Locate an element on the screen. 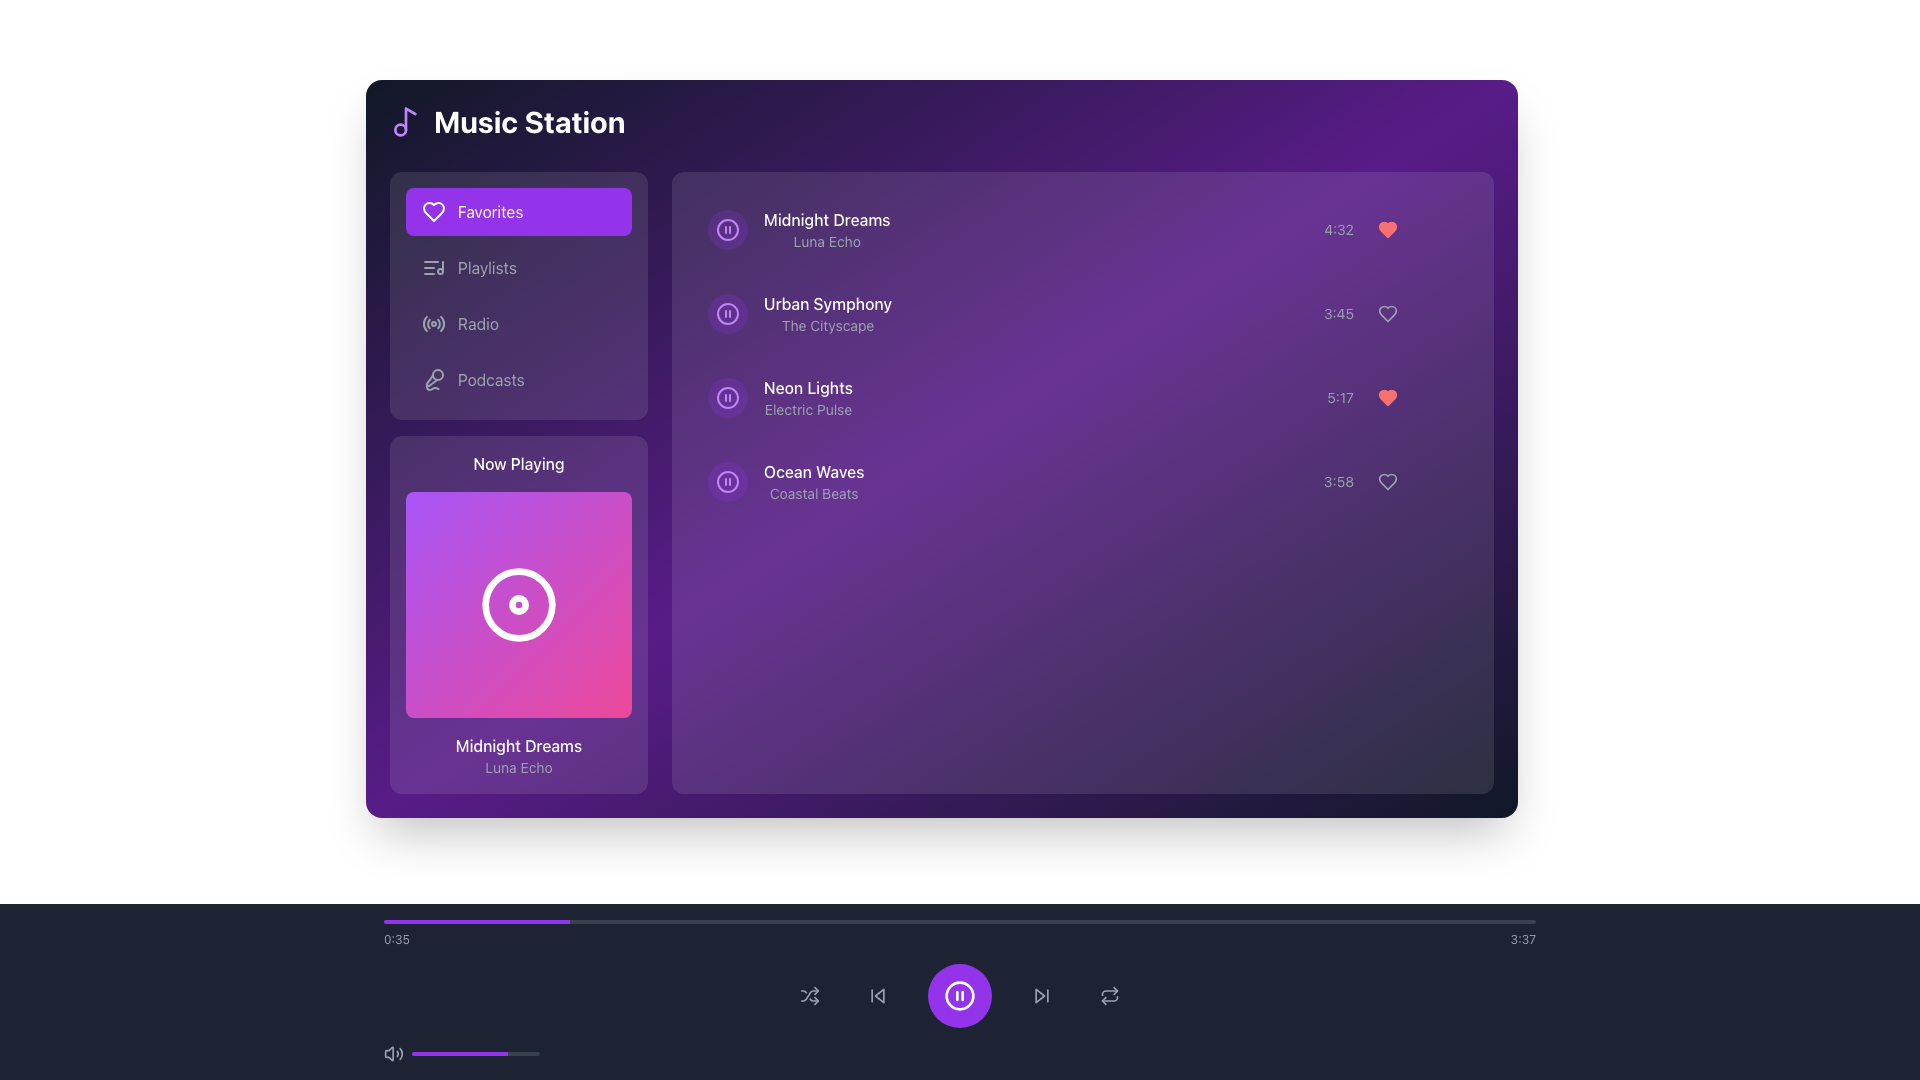 Image resolution: width=1920 pixels, height=1080 pixels. the 'Ocean Waves' text block, which is the fourth item is located at coordinates (814, 482).